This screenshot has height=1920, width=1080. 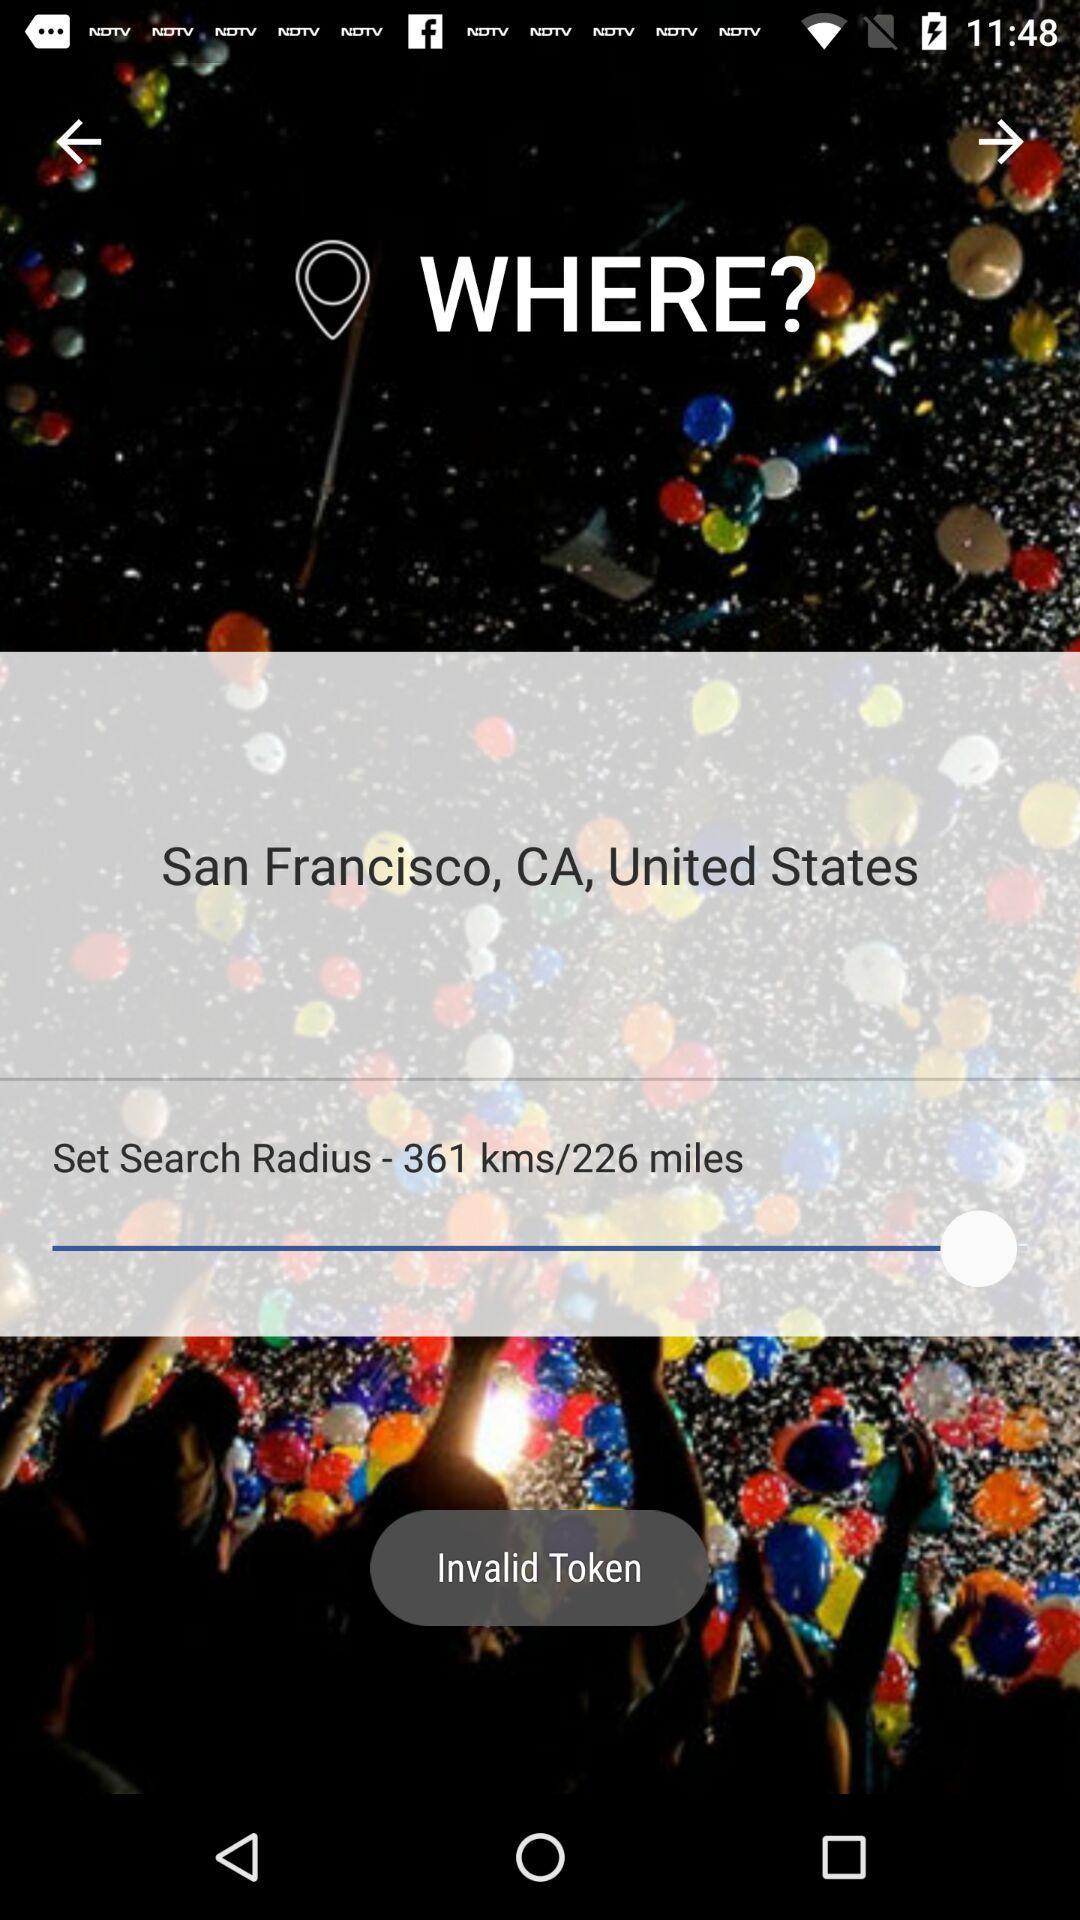 I want to click on the arrow_forward icon, so click(x=1001, y=140).